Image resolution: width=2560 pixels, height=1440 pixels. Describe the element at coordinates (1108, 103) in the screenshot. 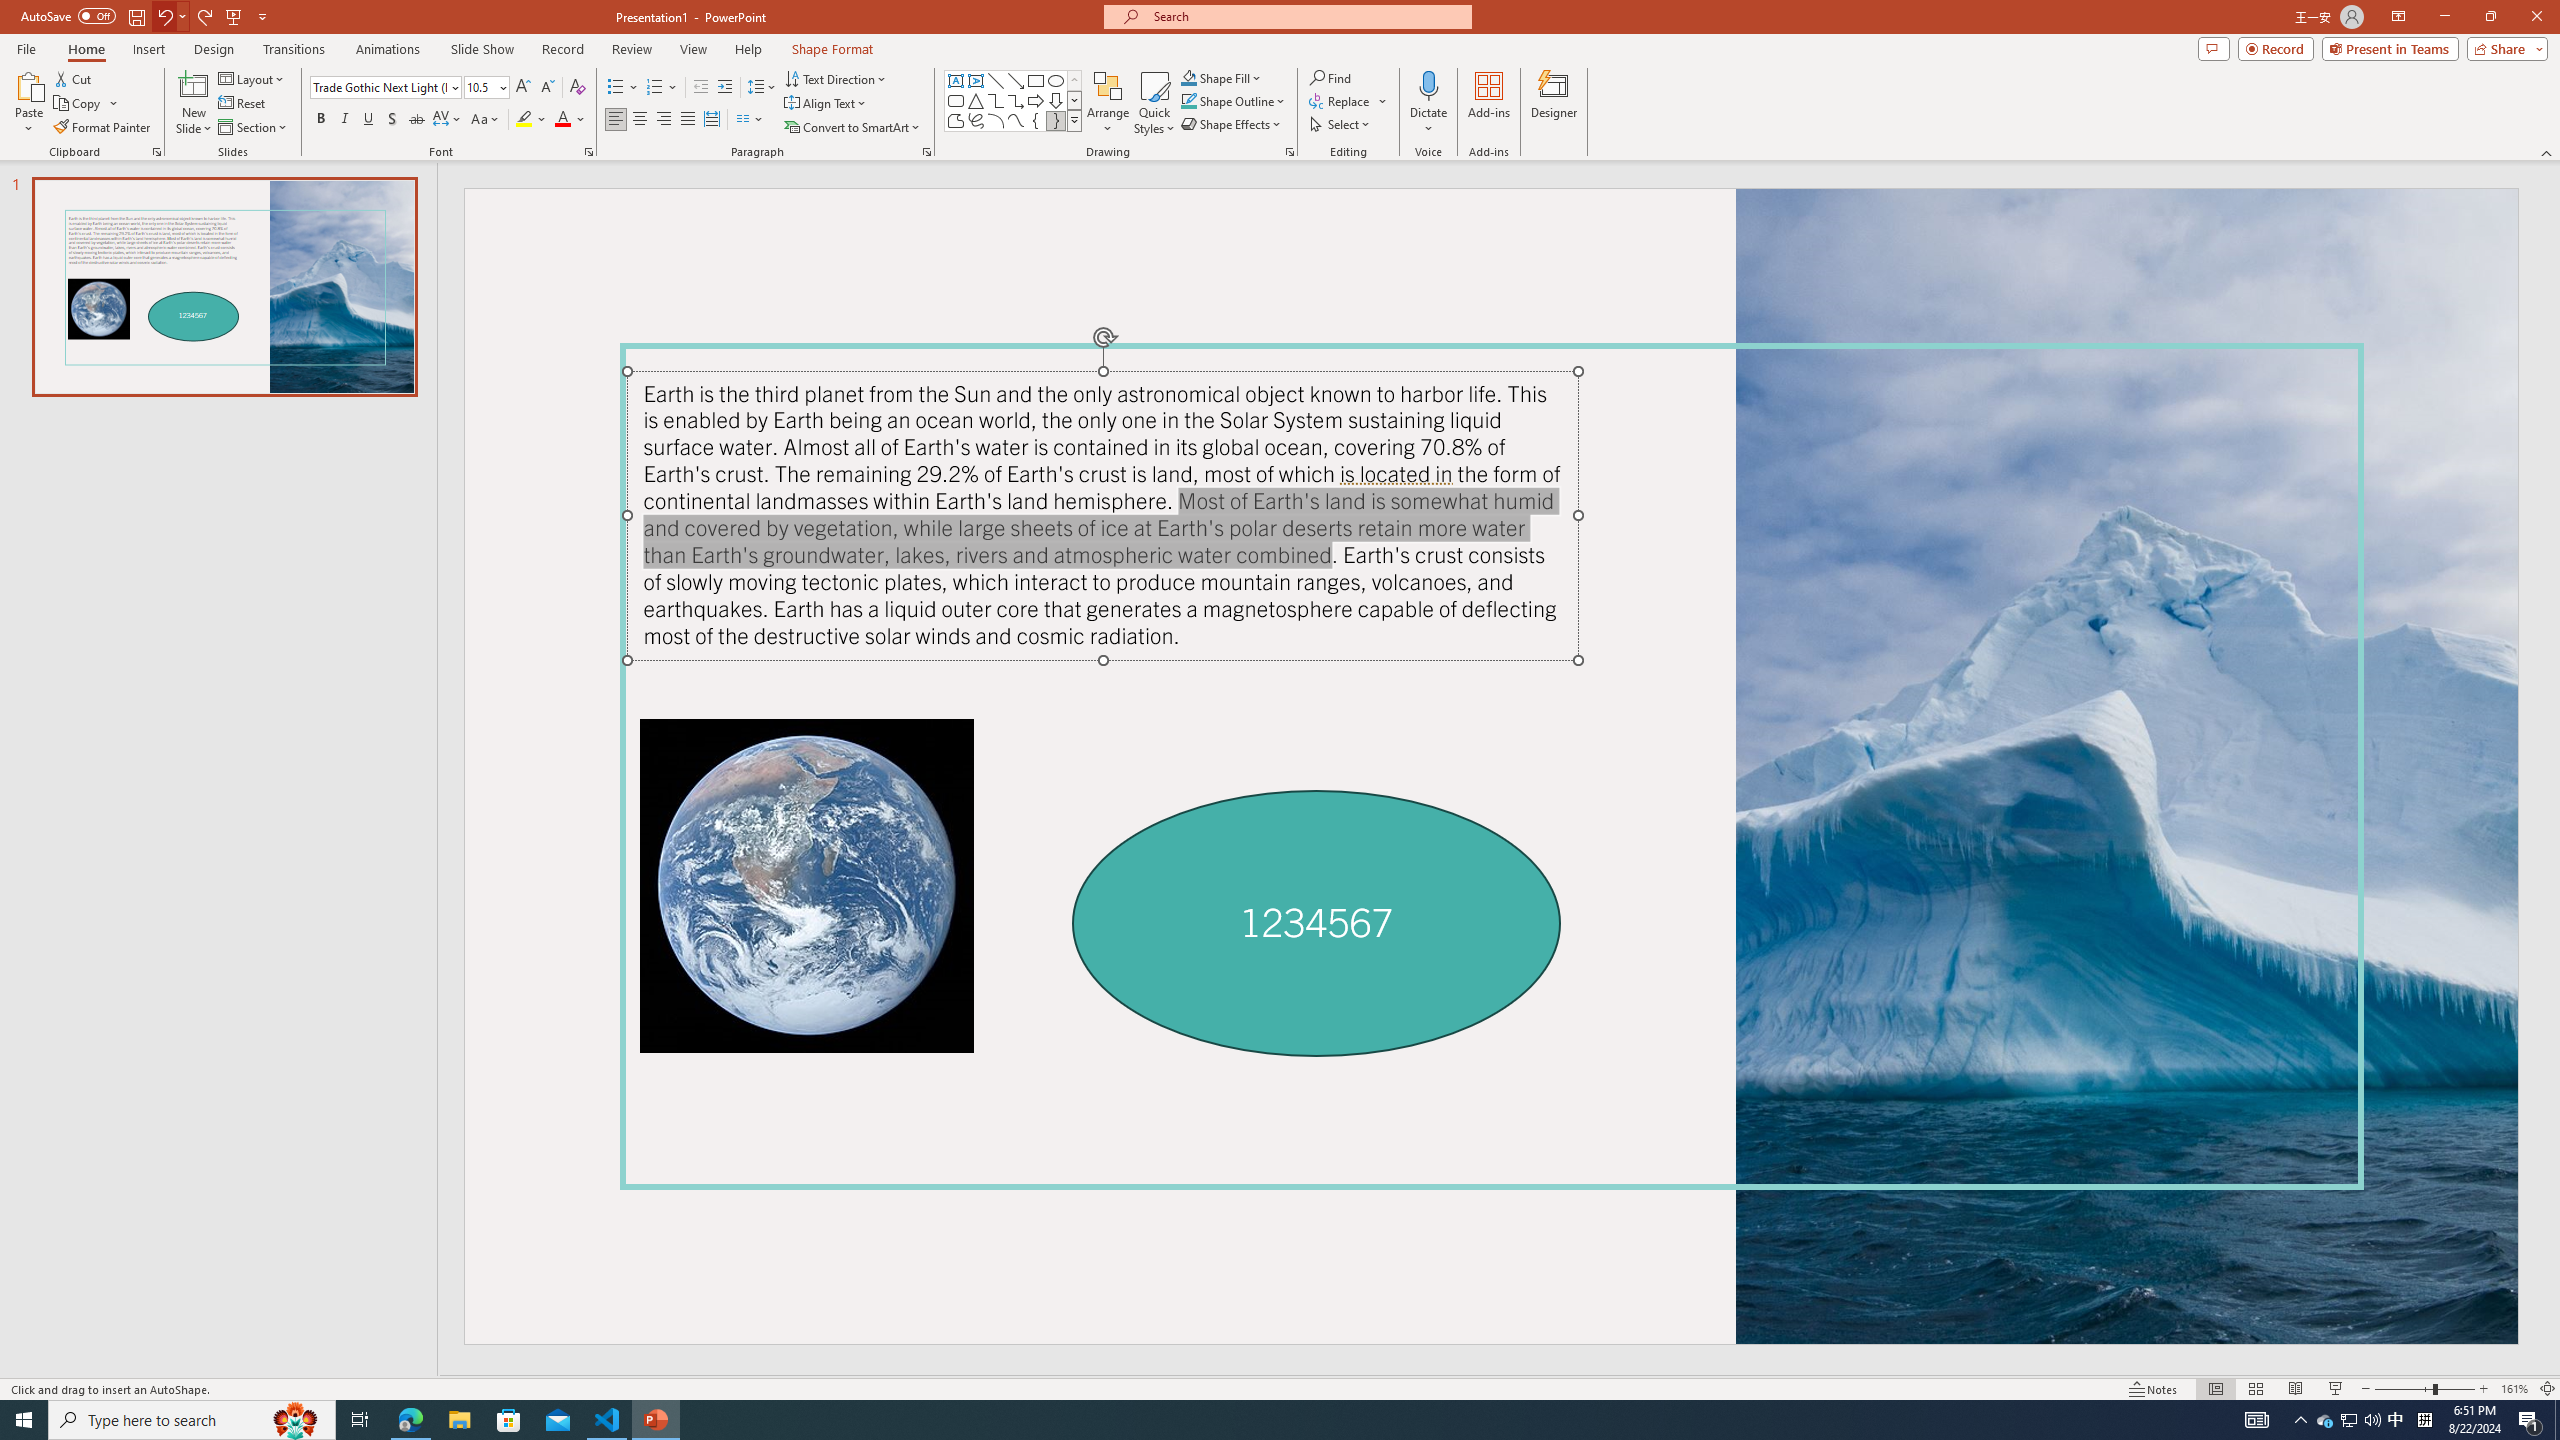

I see `'Arrange'` at that location.